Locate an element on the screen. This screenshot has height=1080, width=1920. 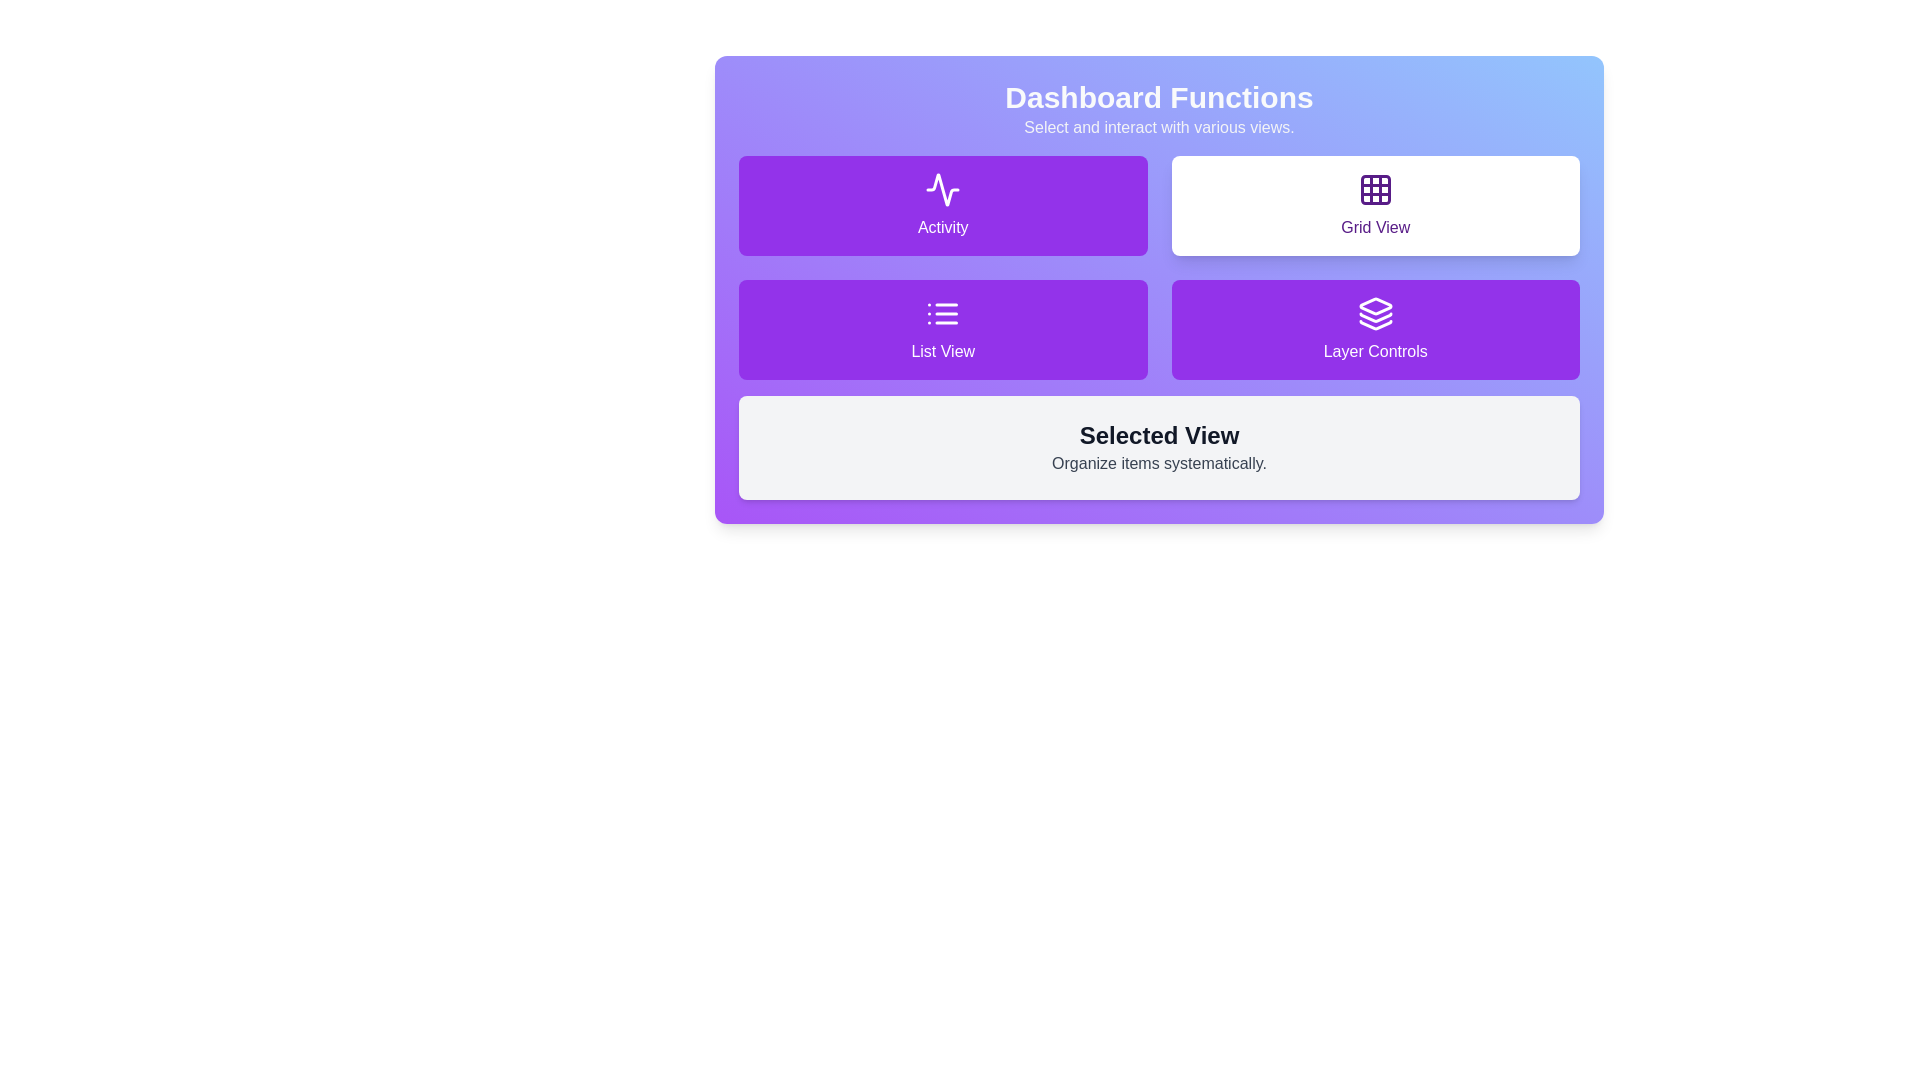
the text label that signifies the 'Selected View' section, located above the text 'Organize items systematically' in the lower portion of the 'Dashboard Functions' section is located at coordinates (1159, 434).